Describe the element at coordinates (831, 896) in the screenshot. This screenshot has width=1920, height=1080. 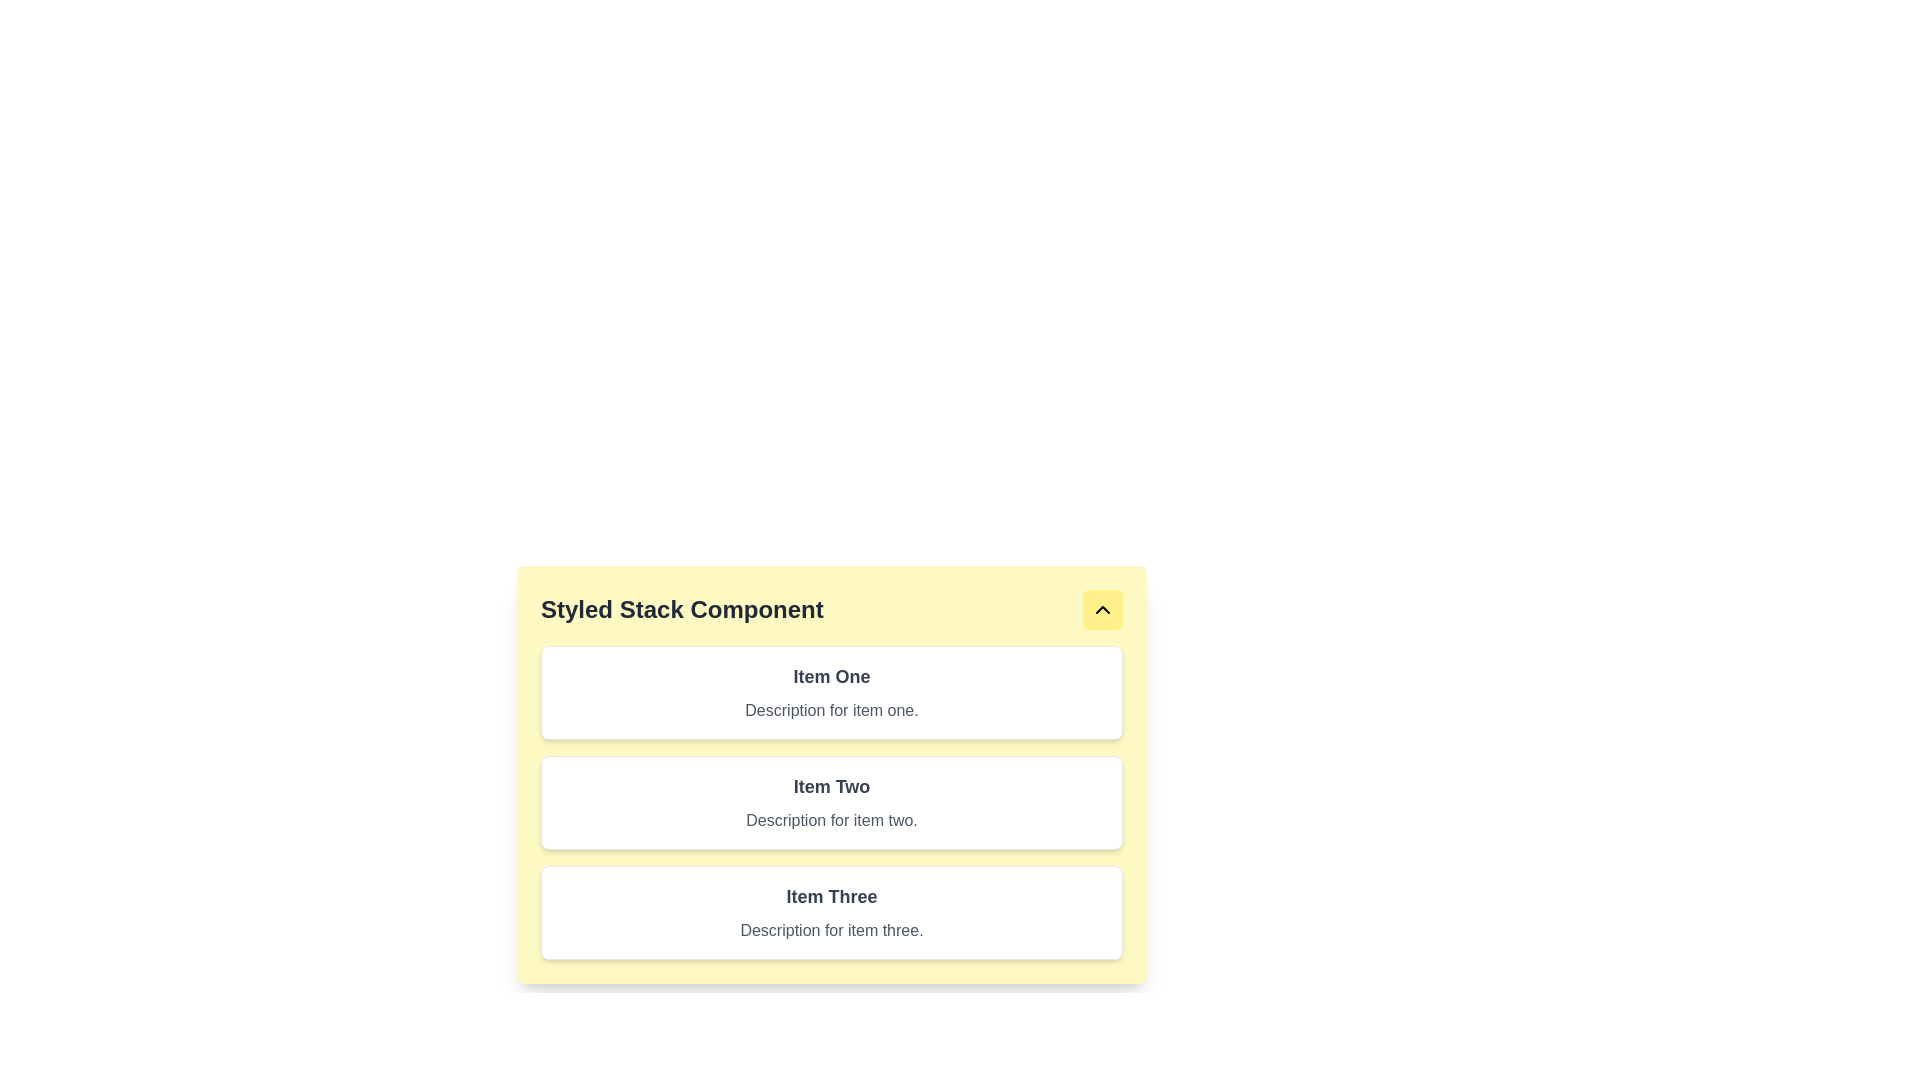
I see `text displayed in the 'Item Three' text label, which is the title of the third card in the vertically stacked list within the 'Styled Stack Component'` at that location.